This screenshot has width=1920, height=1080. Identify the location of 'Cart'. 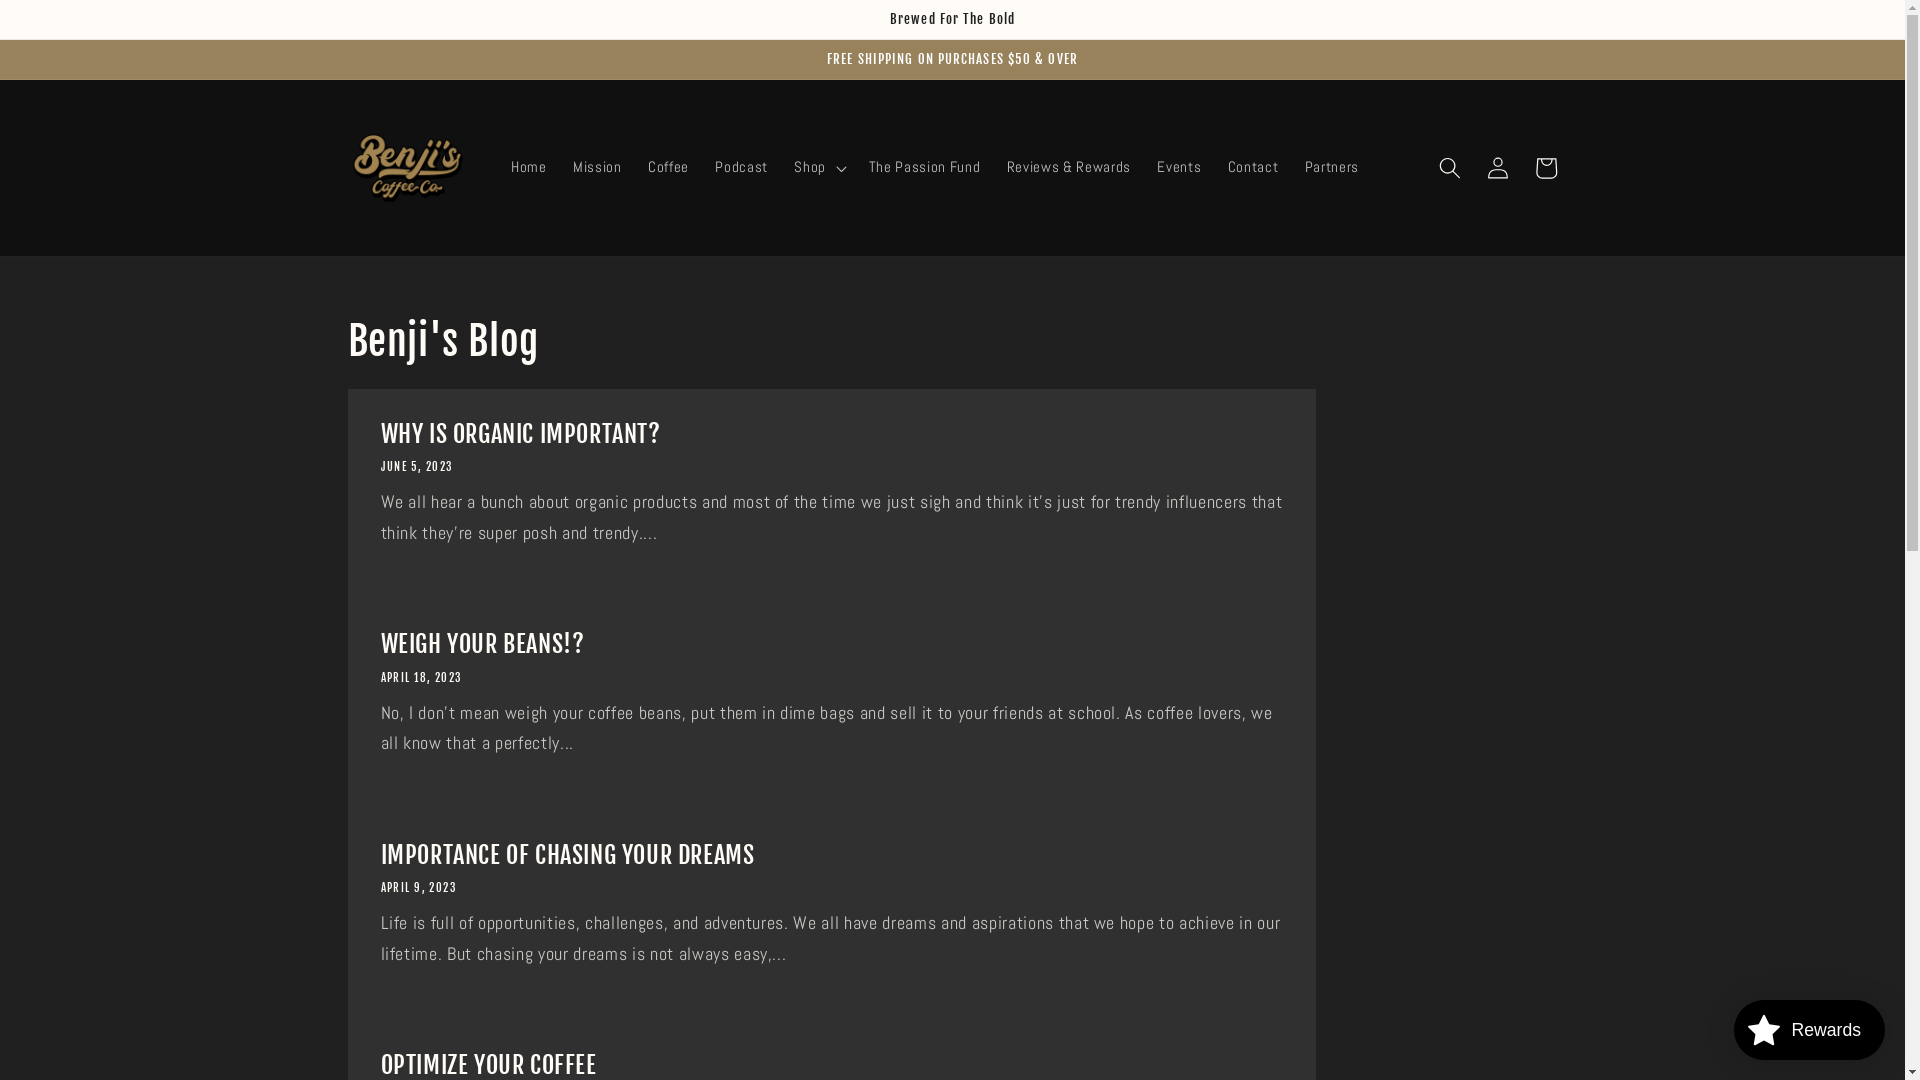
(1520, 167).